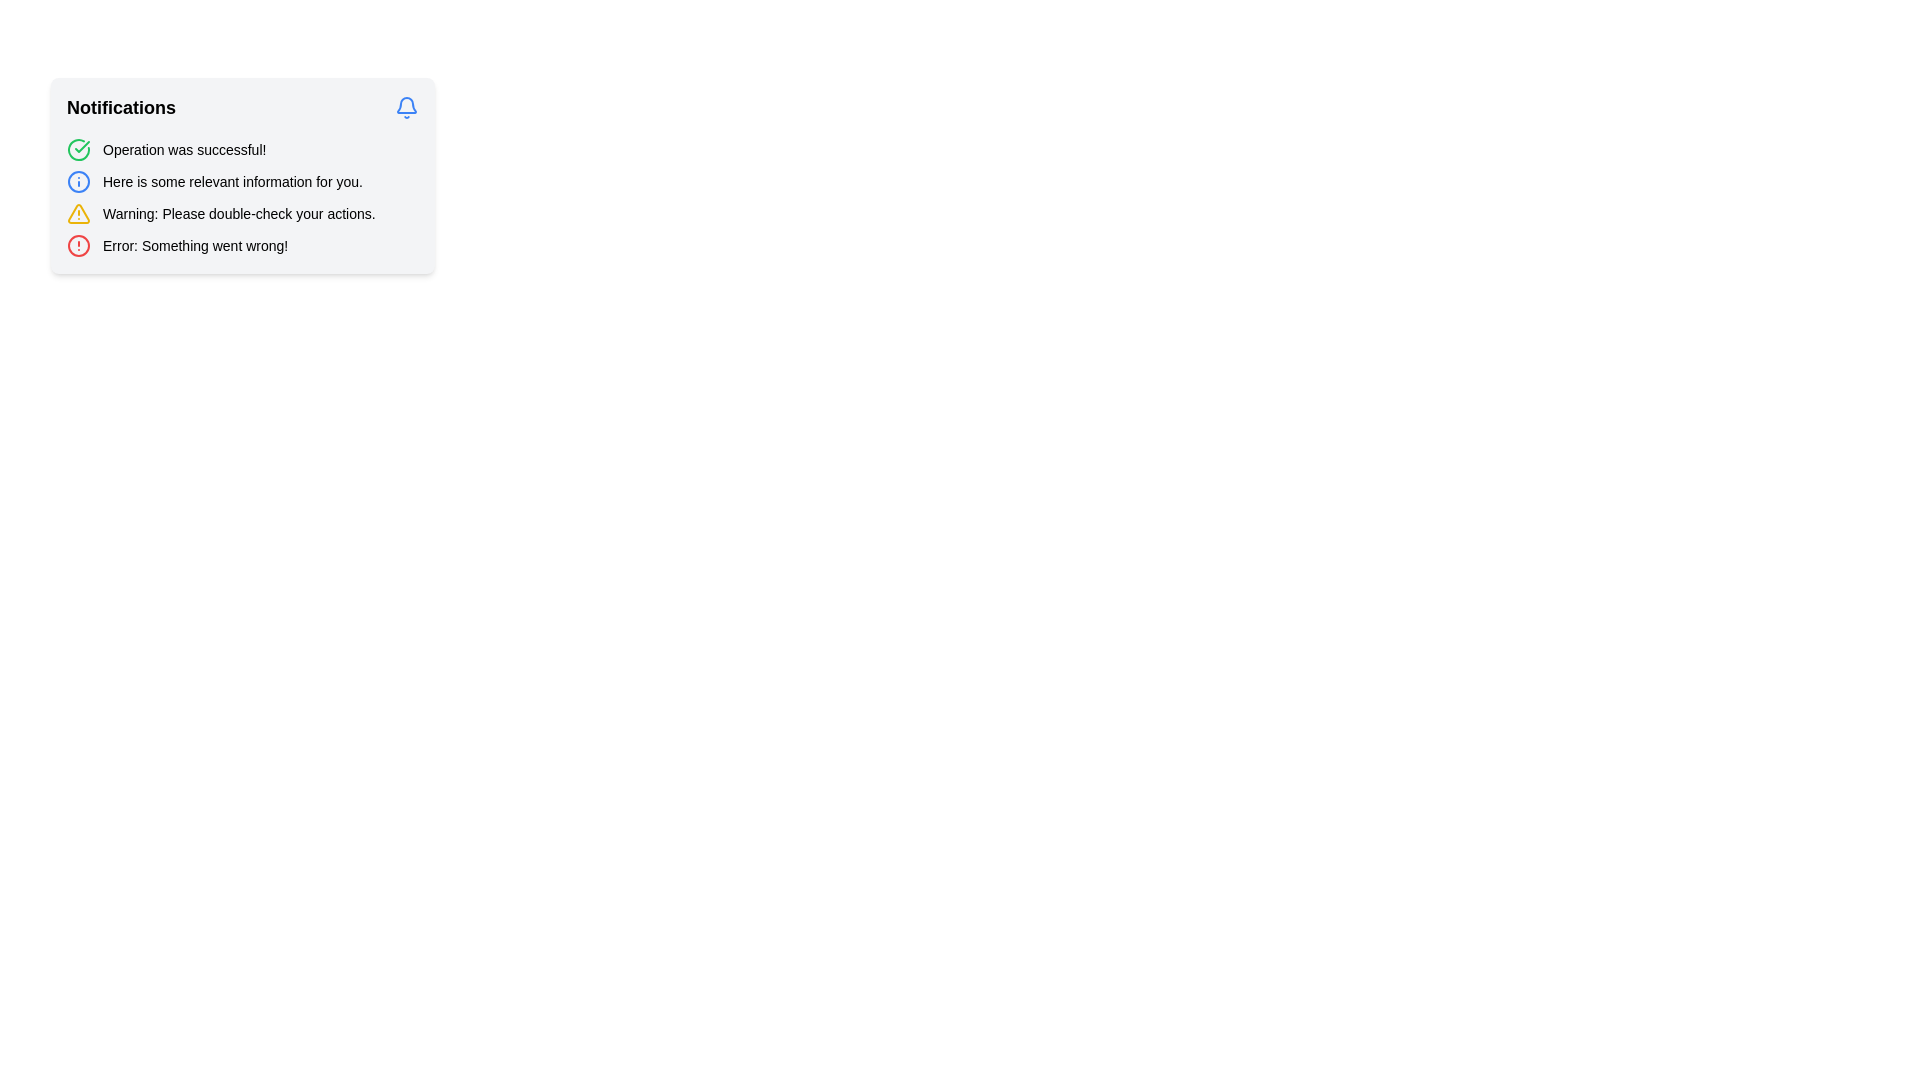  I want to click on error state icon located next to the text 'Error: Something went wrong!' in the fourth notification item of the status messages, so click(78, 245).